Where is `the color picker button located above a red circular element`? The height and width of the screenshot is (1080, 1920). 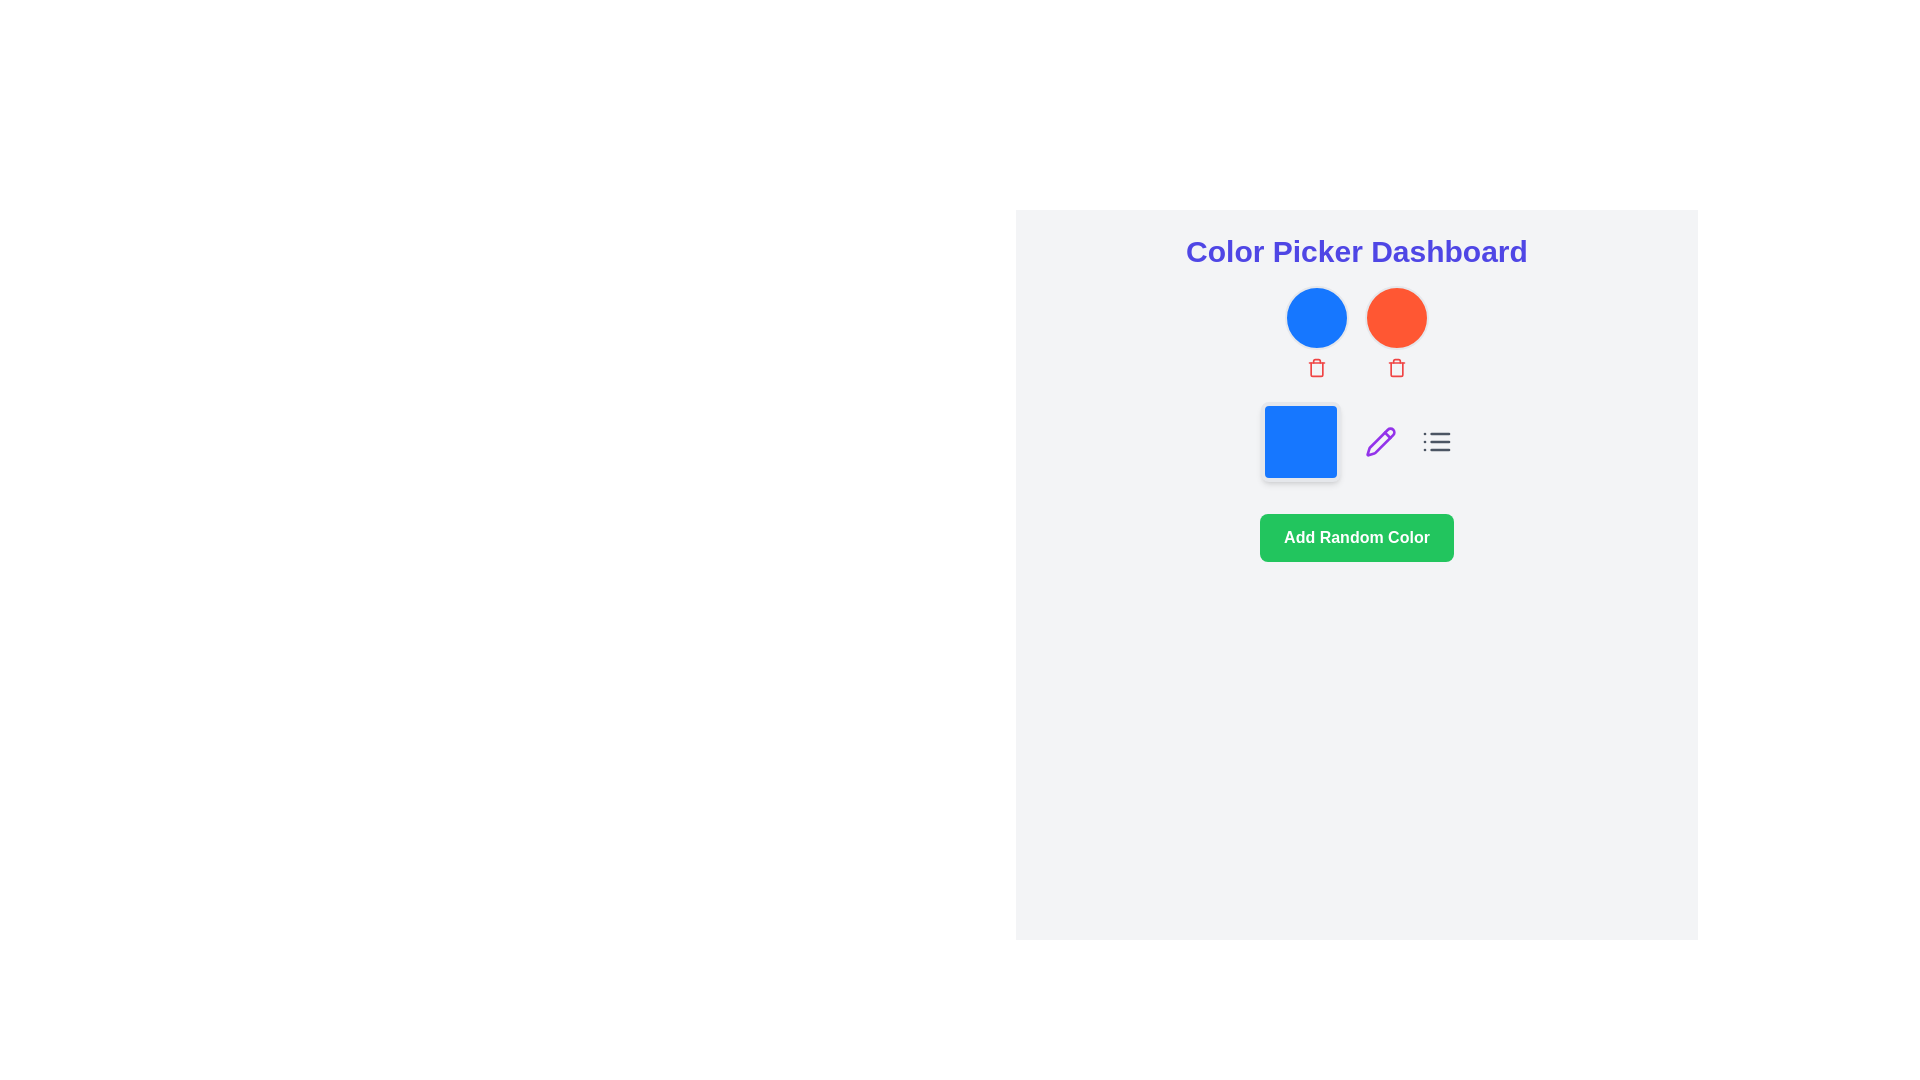
the color picker button located above a red circular element is located at coordinates (1316, 316).